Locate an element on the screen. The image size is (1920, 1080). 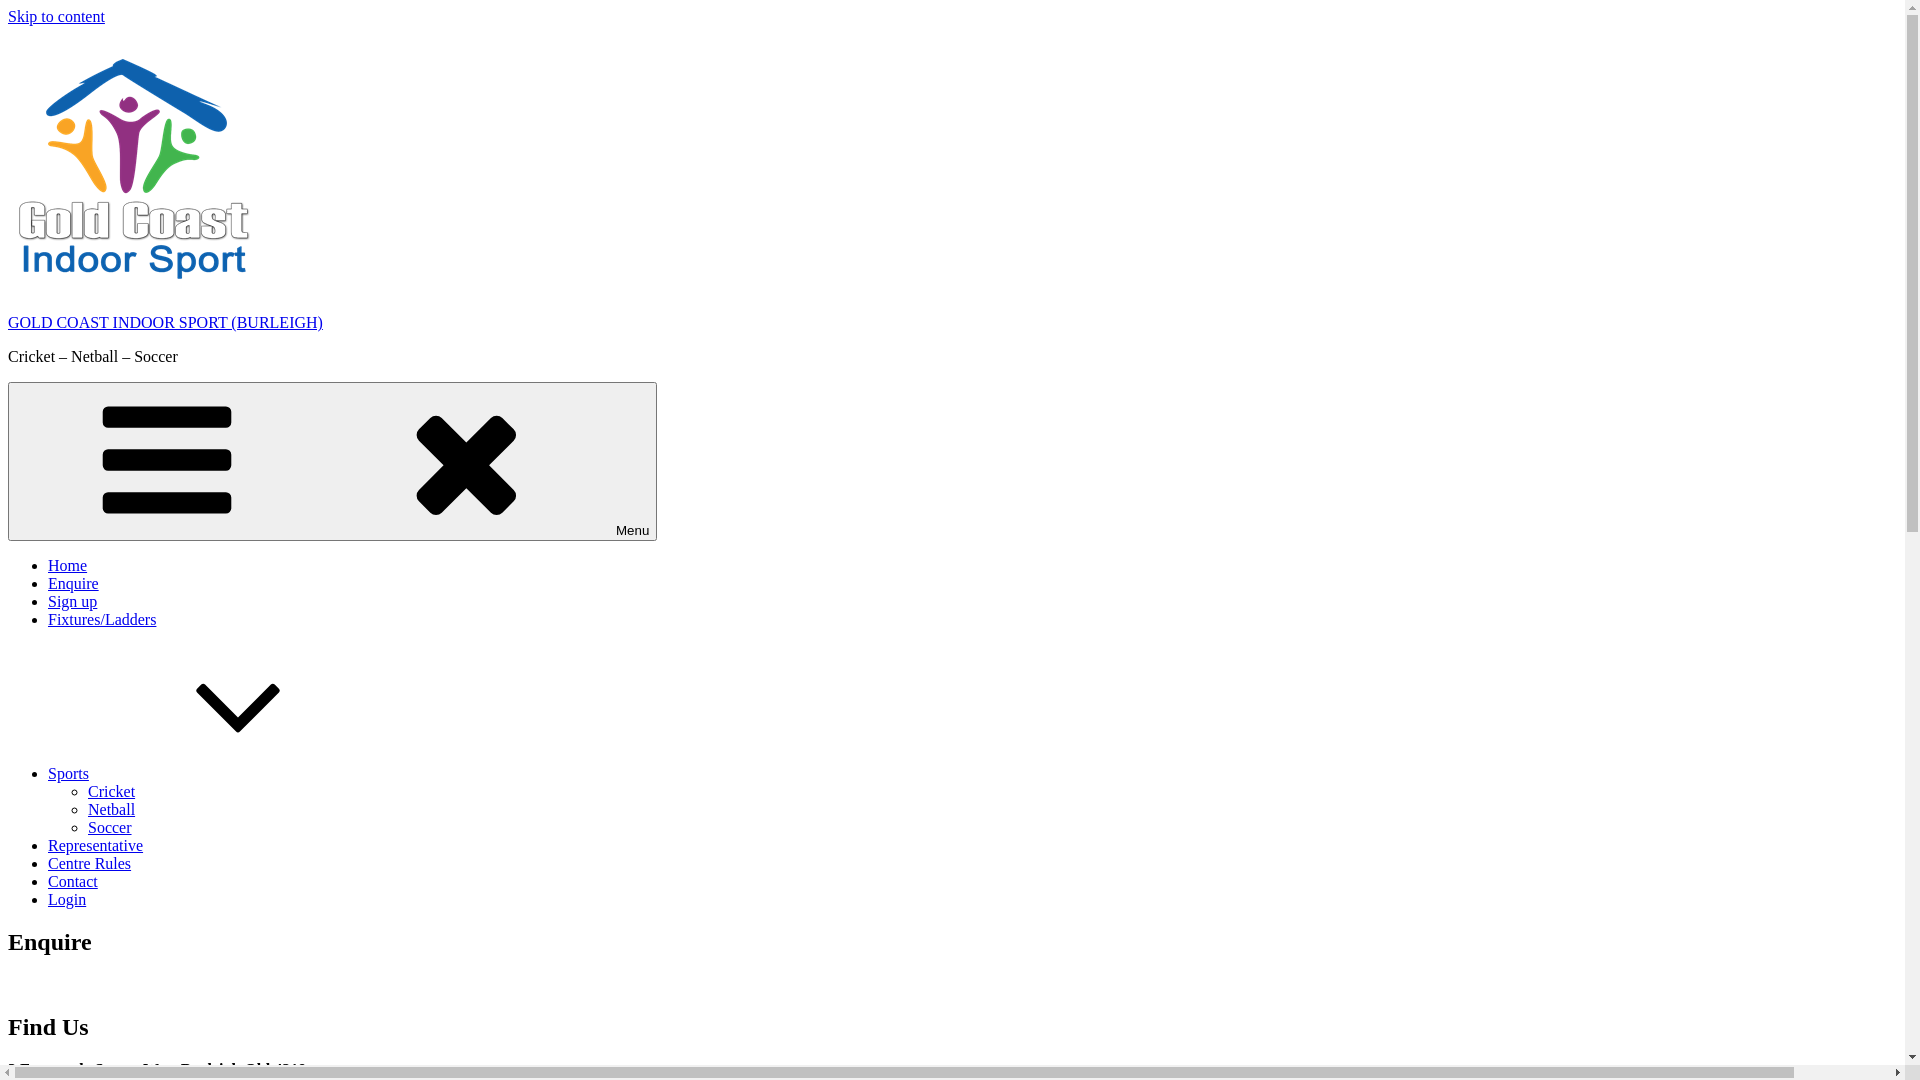
'Menu' is located at coordinates (332, 461).